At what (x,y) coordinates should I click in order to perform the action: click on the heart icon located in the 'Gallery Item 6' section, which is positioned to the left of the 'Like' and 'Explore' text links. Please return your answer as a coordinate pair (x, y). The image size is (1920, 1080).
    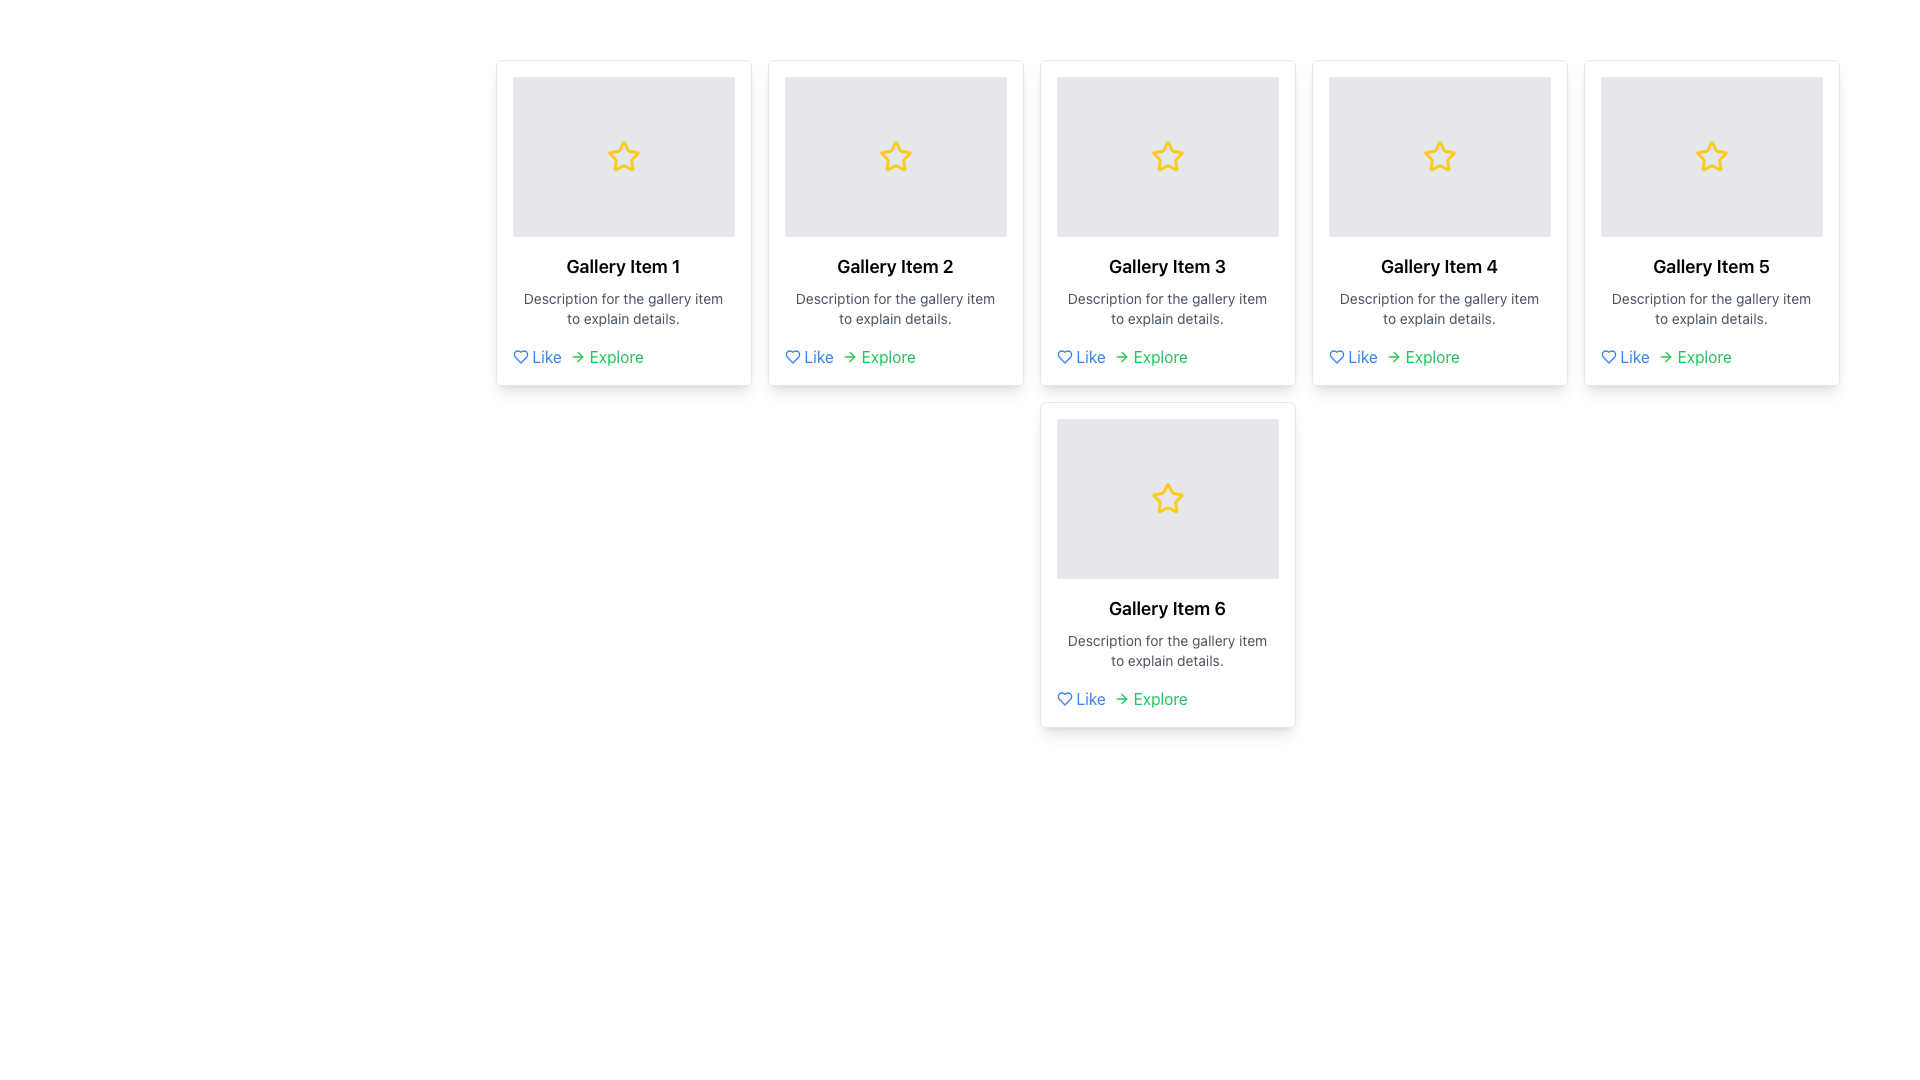
    Looking at the image, I should click on (1063, 697).